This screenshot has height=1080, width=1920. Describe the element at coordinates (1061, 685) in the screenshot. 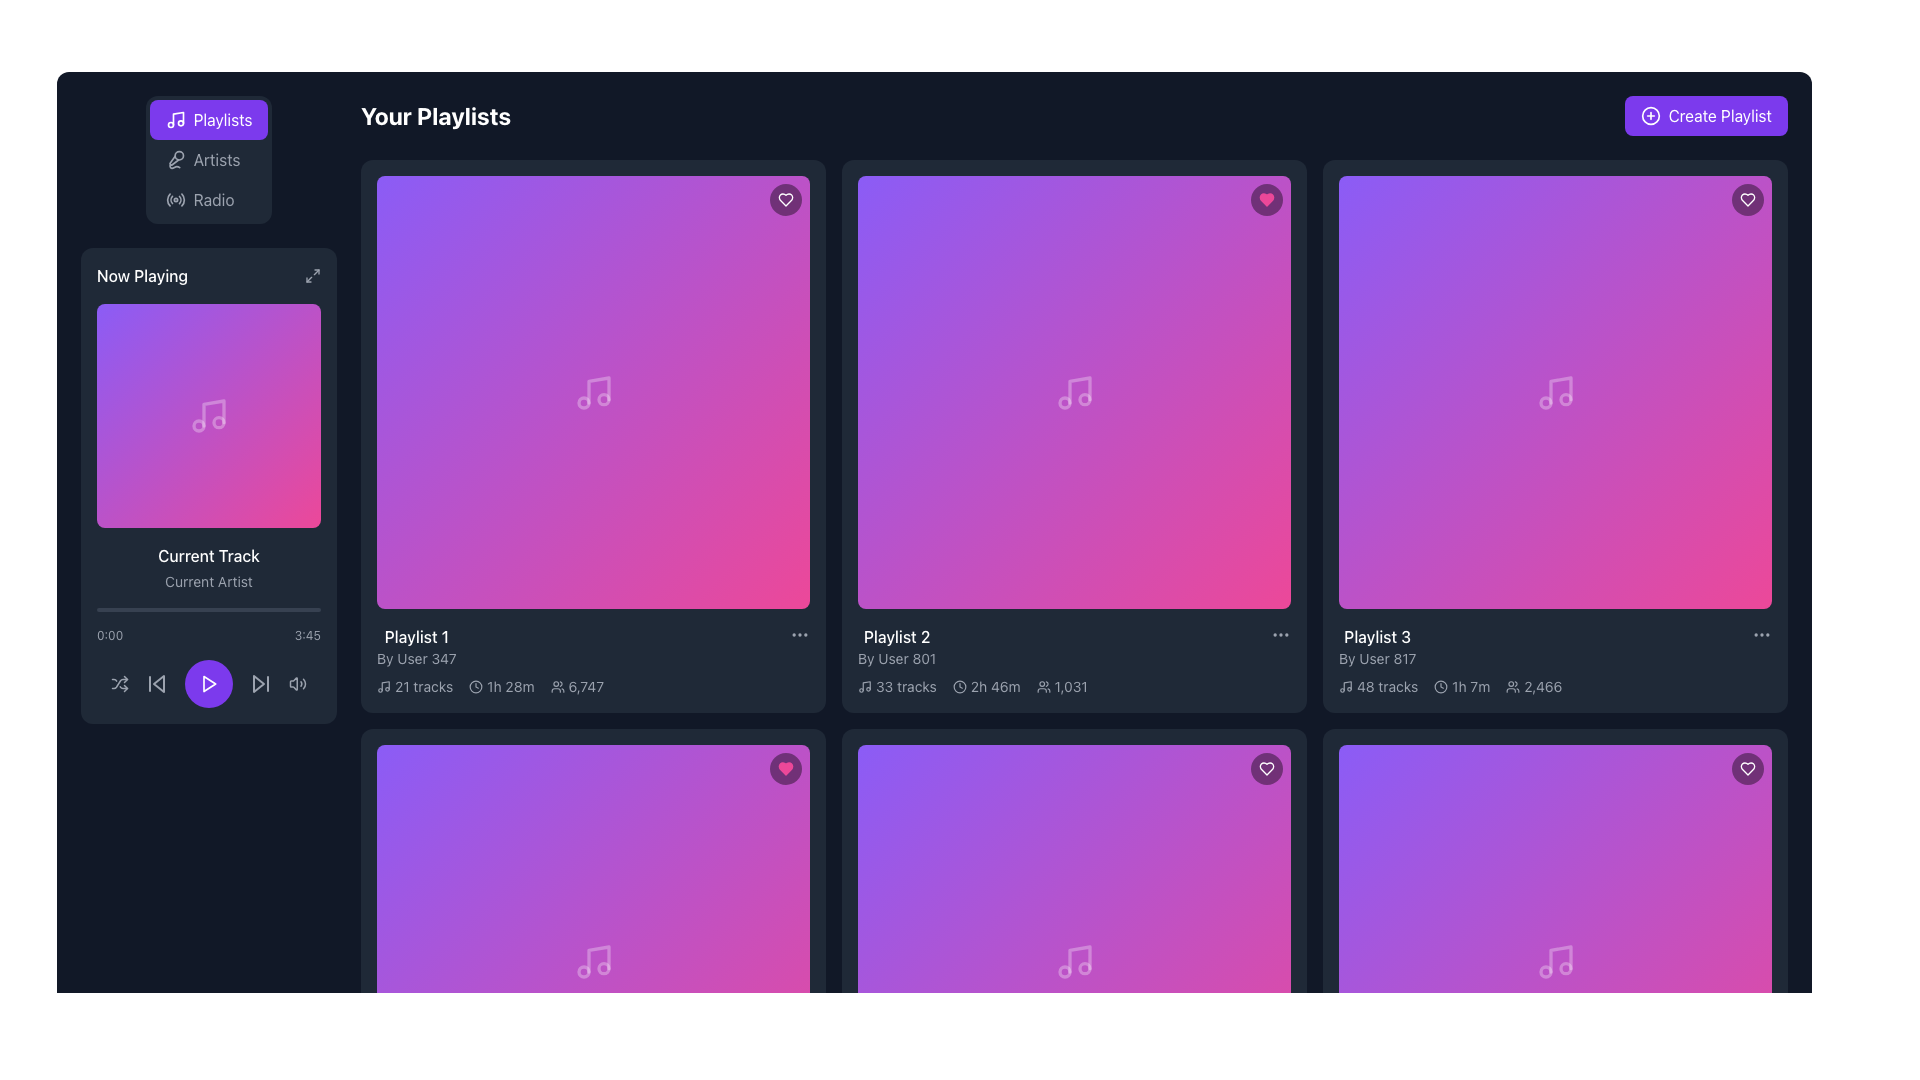

I see `the informational label with an icon indicating the number of people or users associated with 'Playlist 2', located under the playlist title and next to the duration label` at that location.